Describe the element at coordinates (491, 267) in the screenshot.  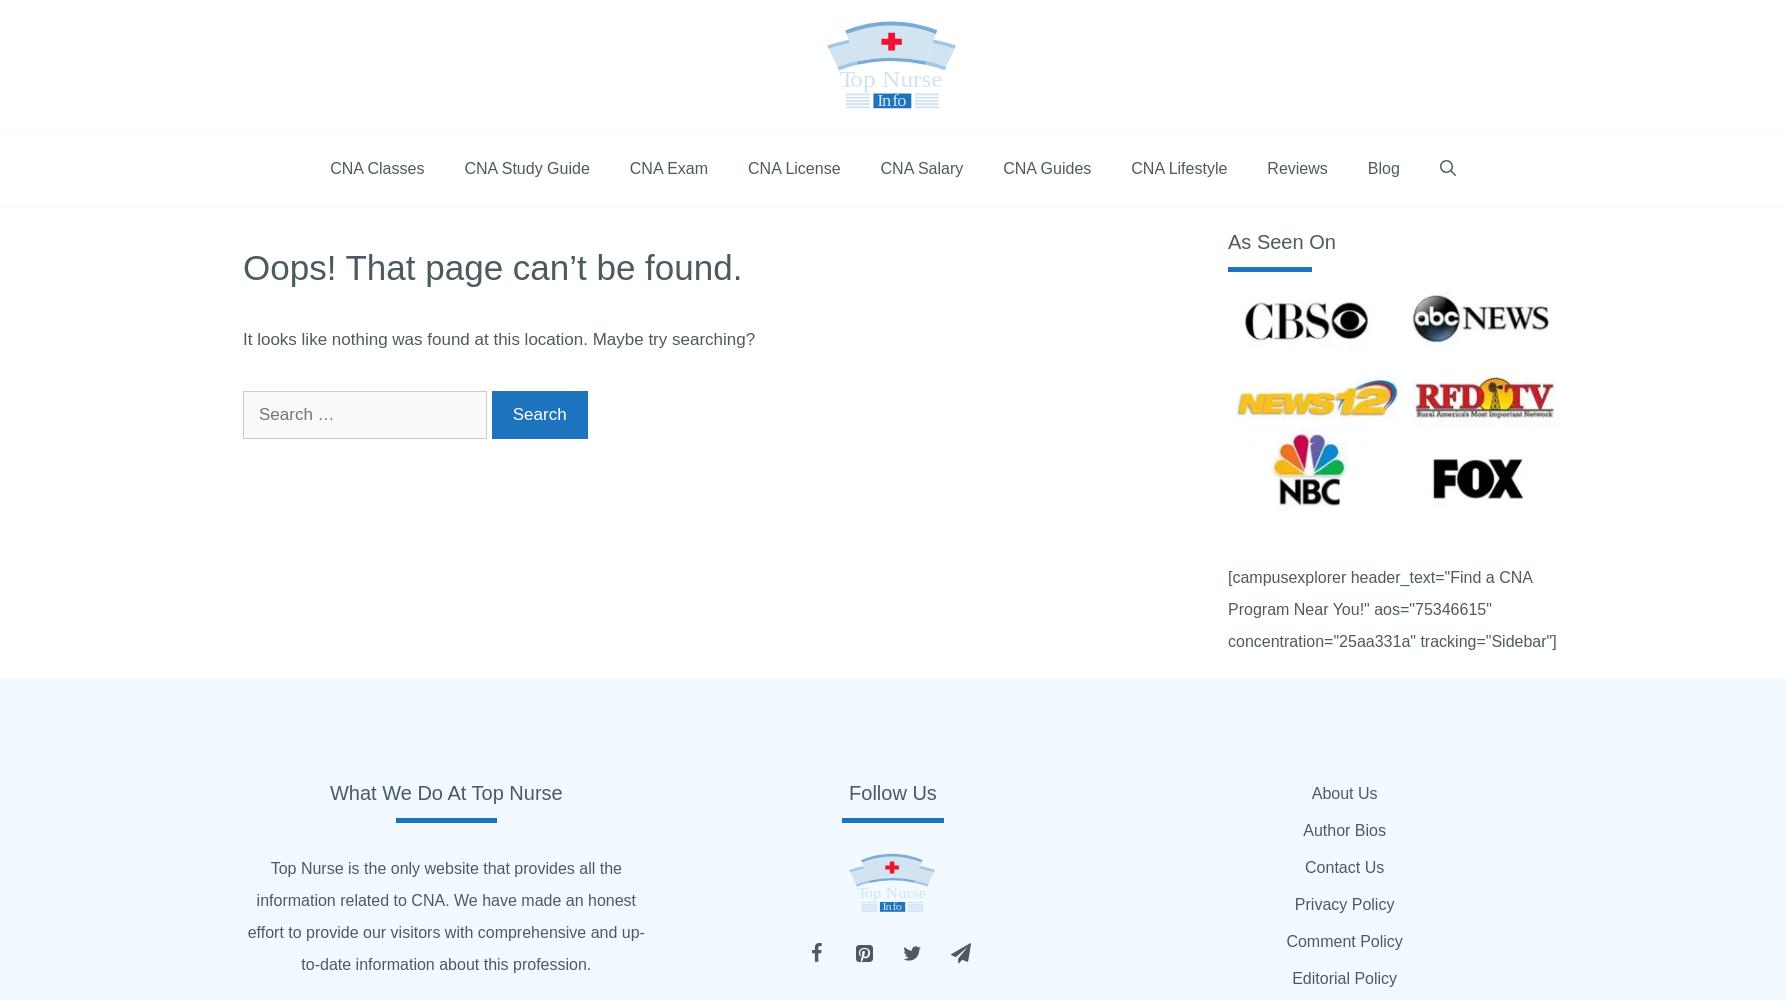
I see `'Oops! That page can’t be found.'` at that location.